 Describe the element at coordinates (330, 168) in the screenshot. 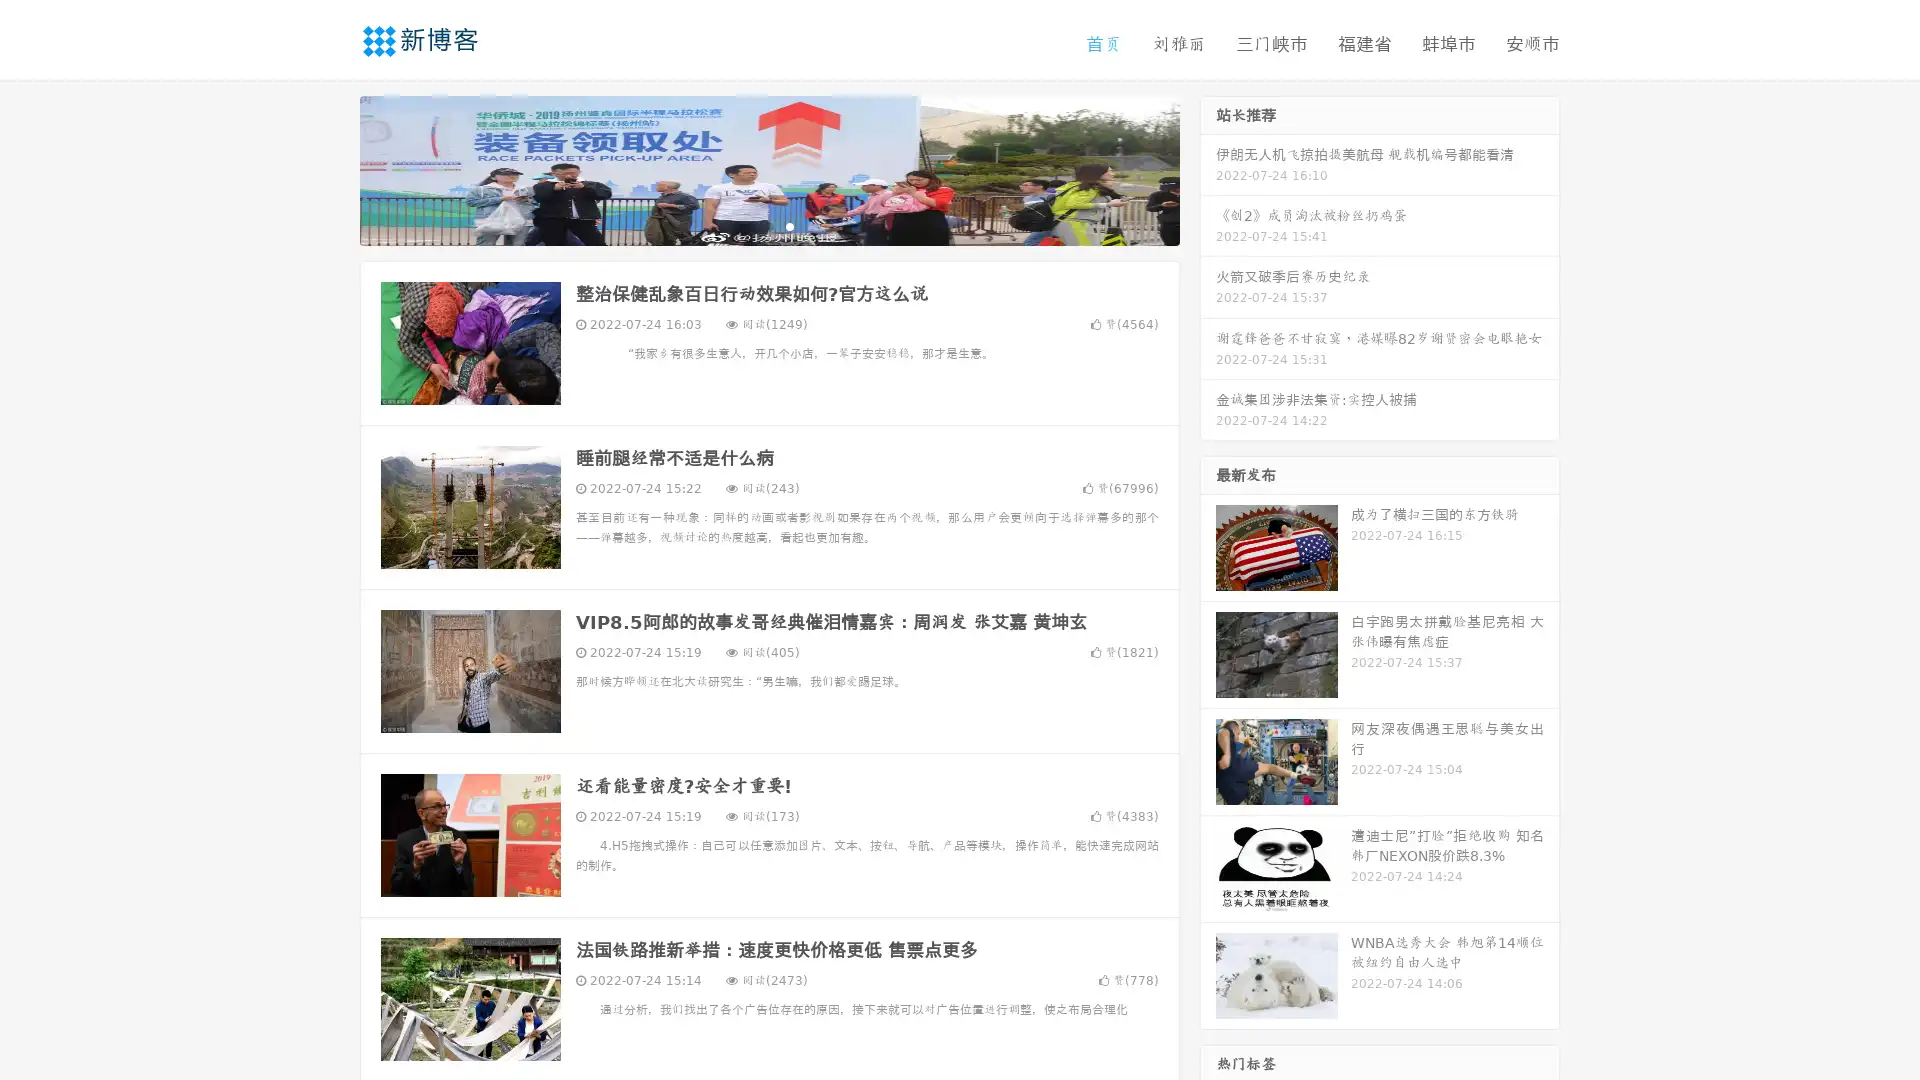

I see `Previous slide` at that location.